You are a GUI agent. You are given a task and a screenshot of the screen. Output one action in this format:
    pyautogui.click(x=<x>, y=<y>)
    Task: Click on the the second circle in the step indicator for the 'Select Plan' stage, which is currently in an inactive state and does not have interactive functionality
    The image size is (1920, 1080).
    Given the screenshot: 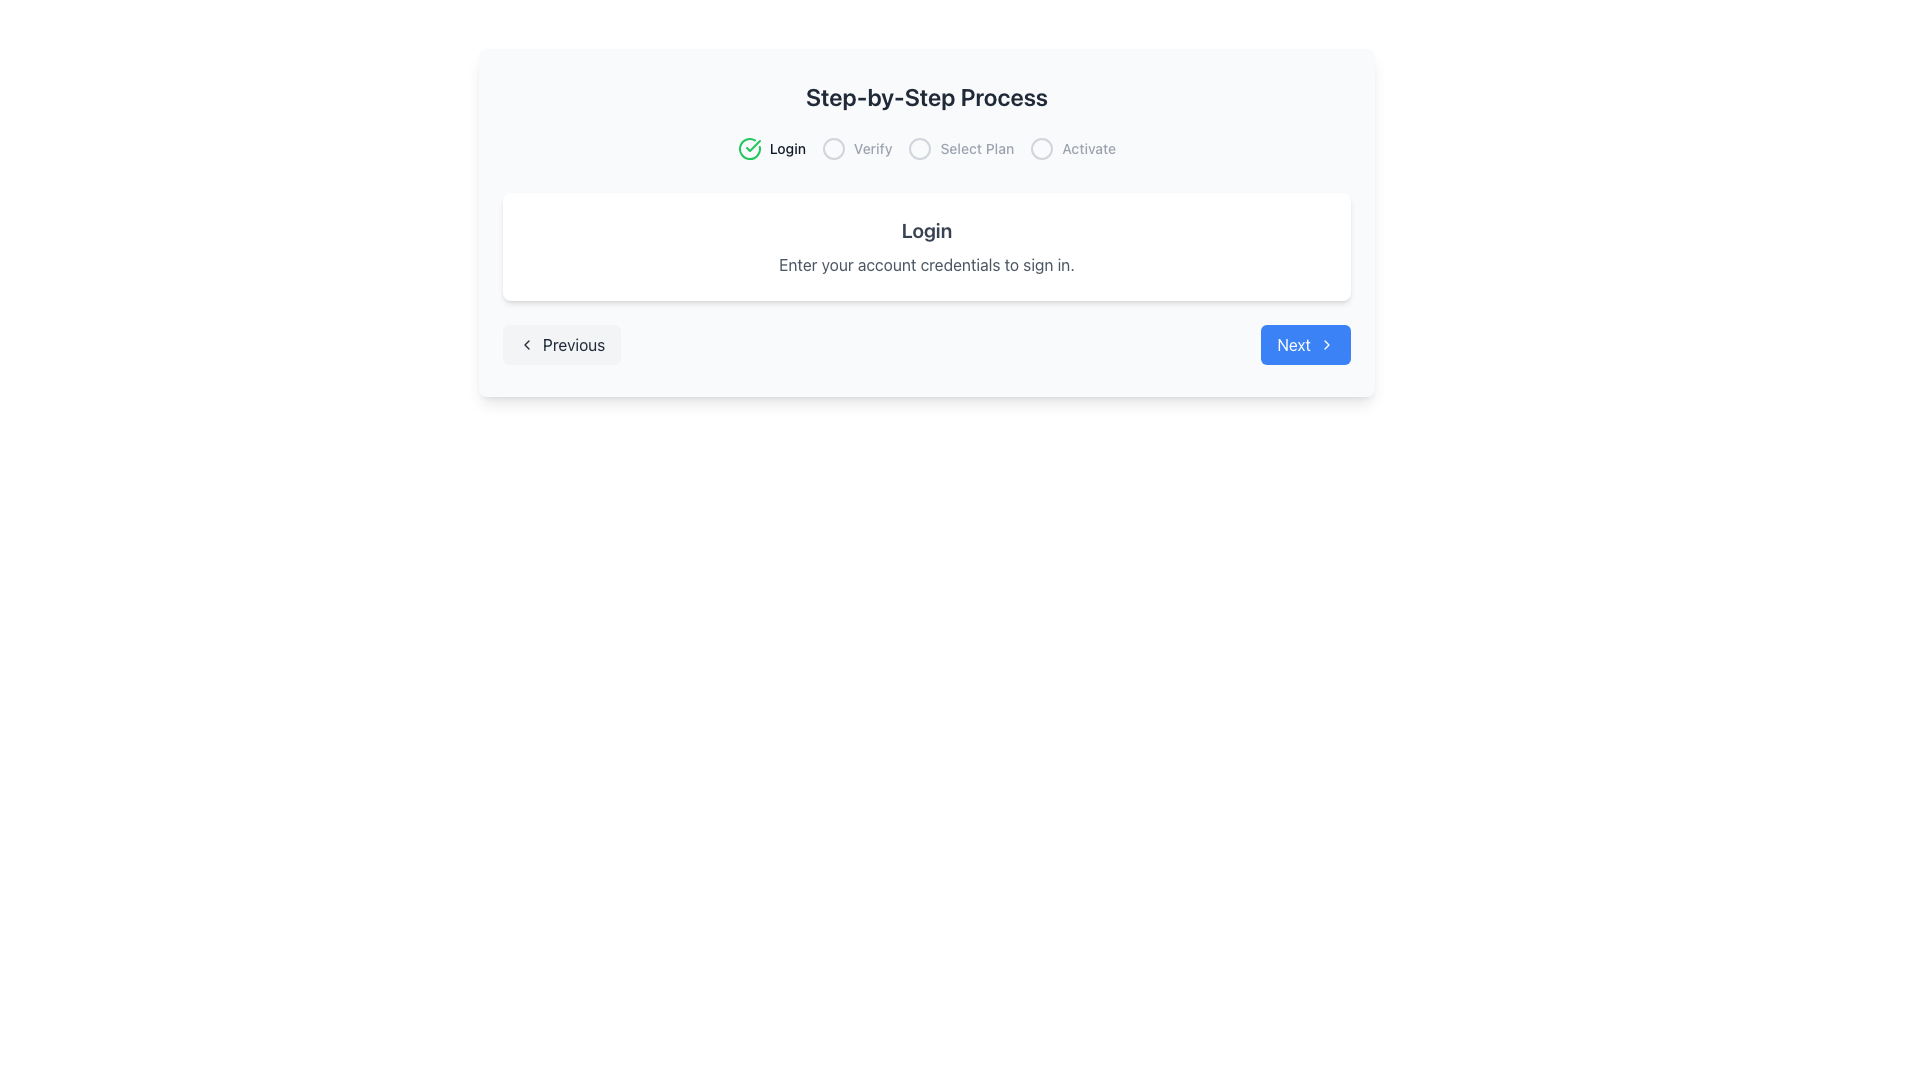 What is the action you would take?
    pyautogui.click(x=919, y=148)
    